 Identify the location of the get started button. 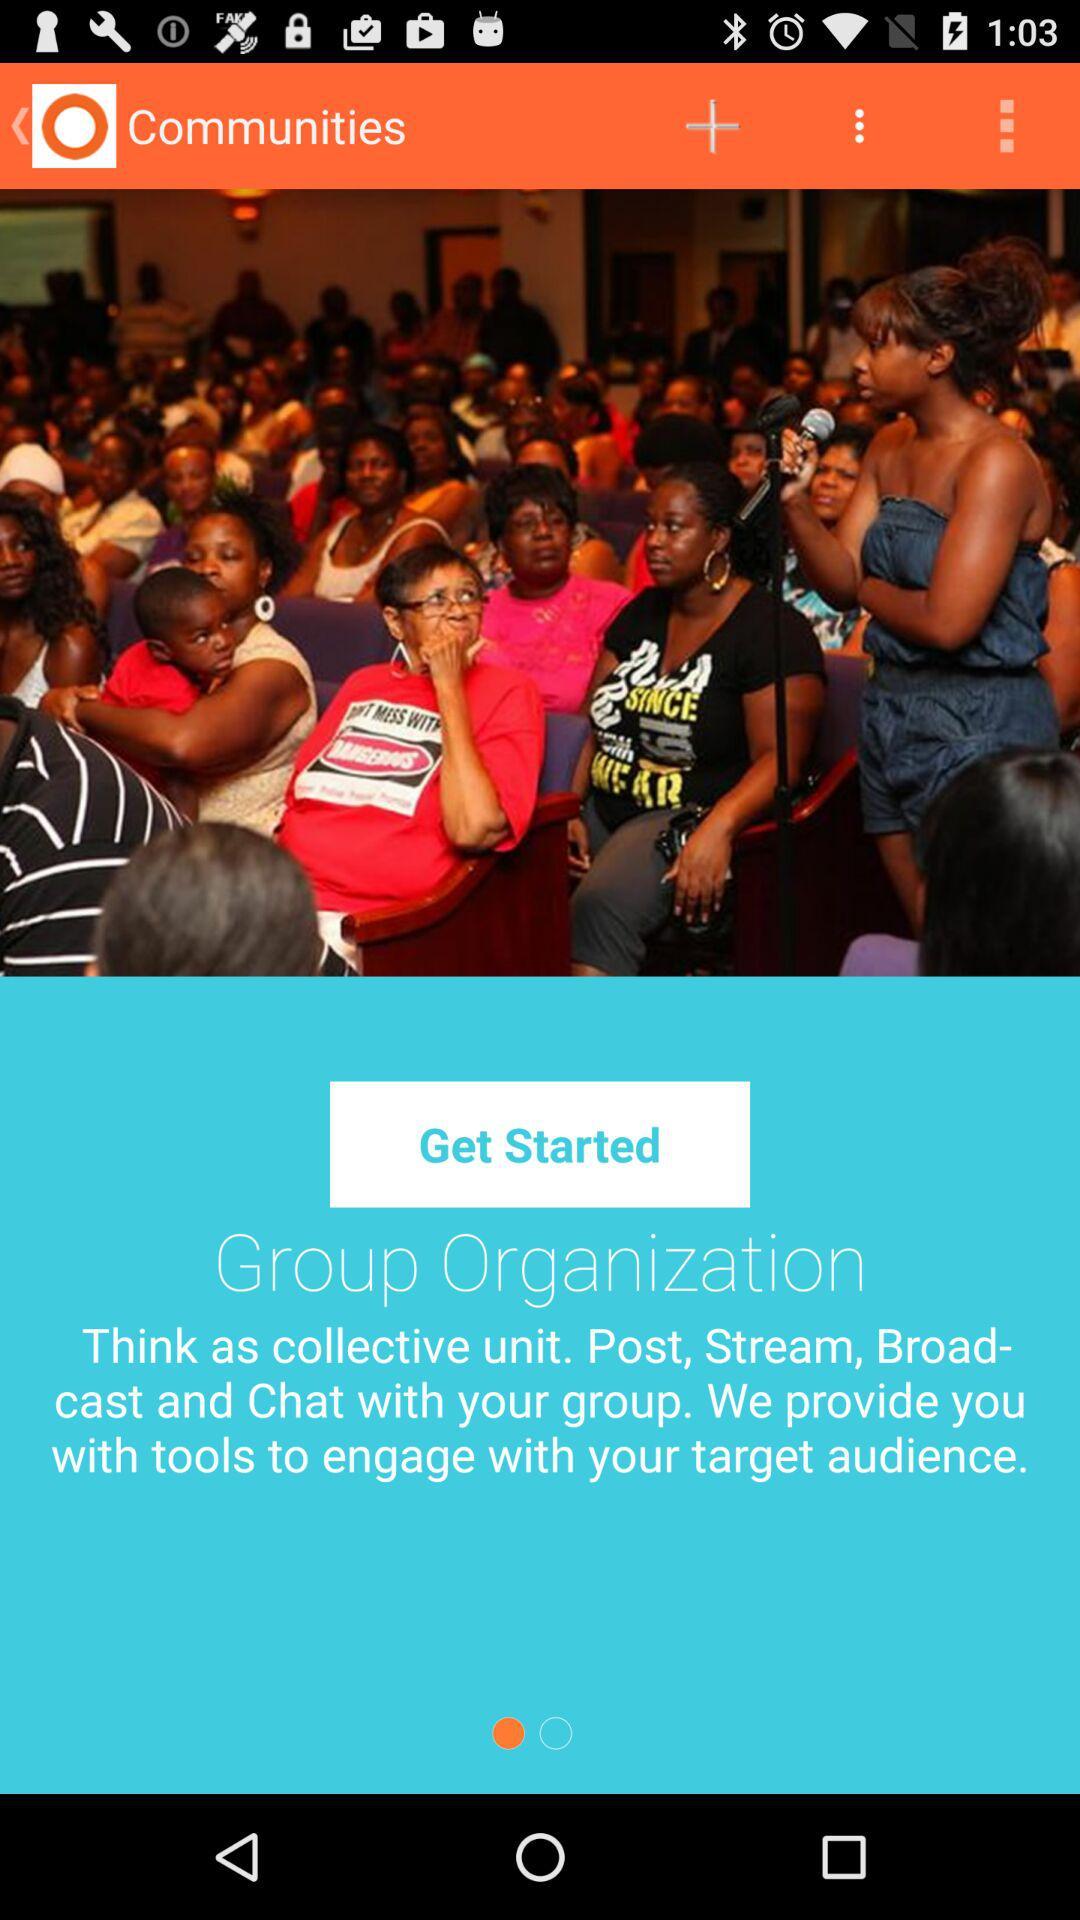
(540, 1144).